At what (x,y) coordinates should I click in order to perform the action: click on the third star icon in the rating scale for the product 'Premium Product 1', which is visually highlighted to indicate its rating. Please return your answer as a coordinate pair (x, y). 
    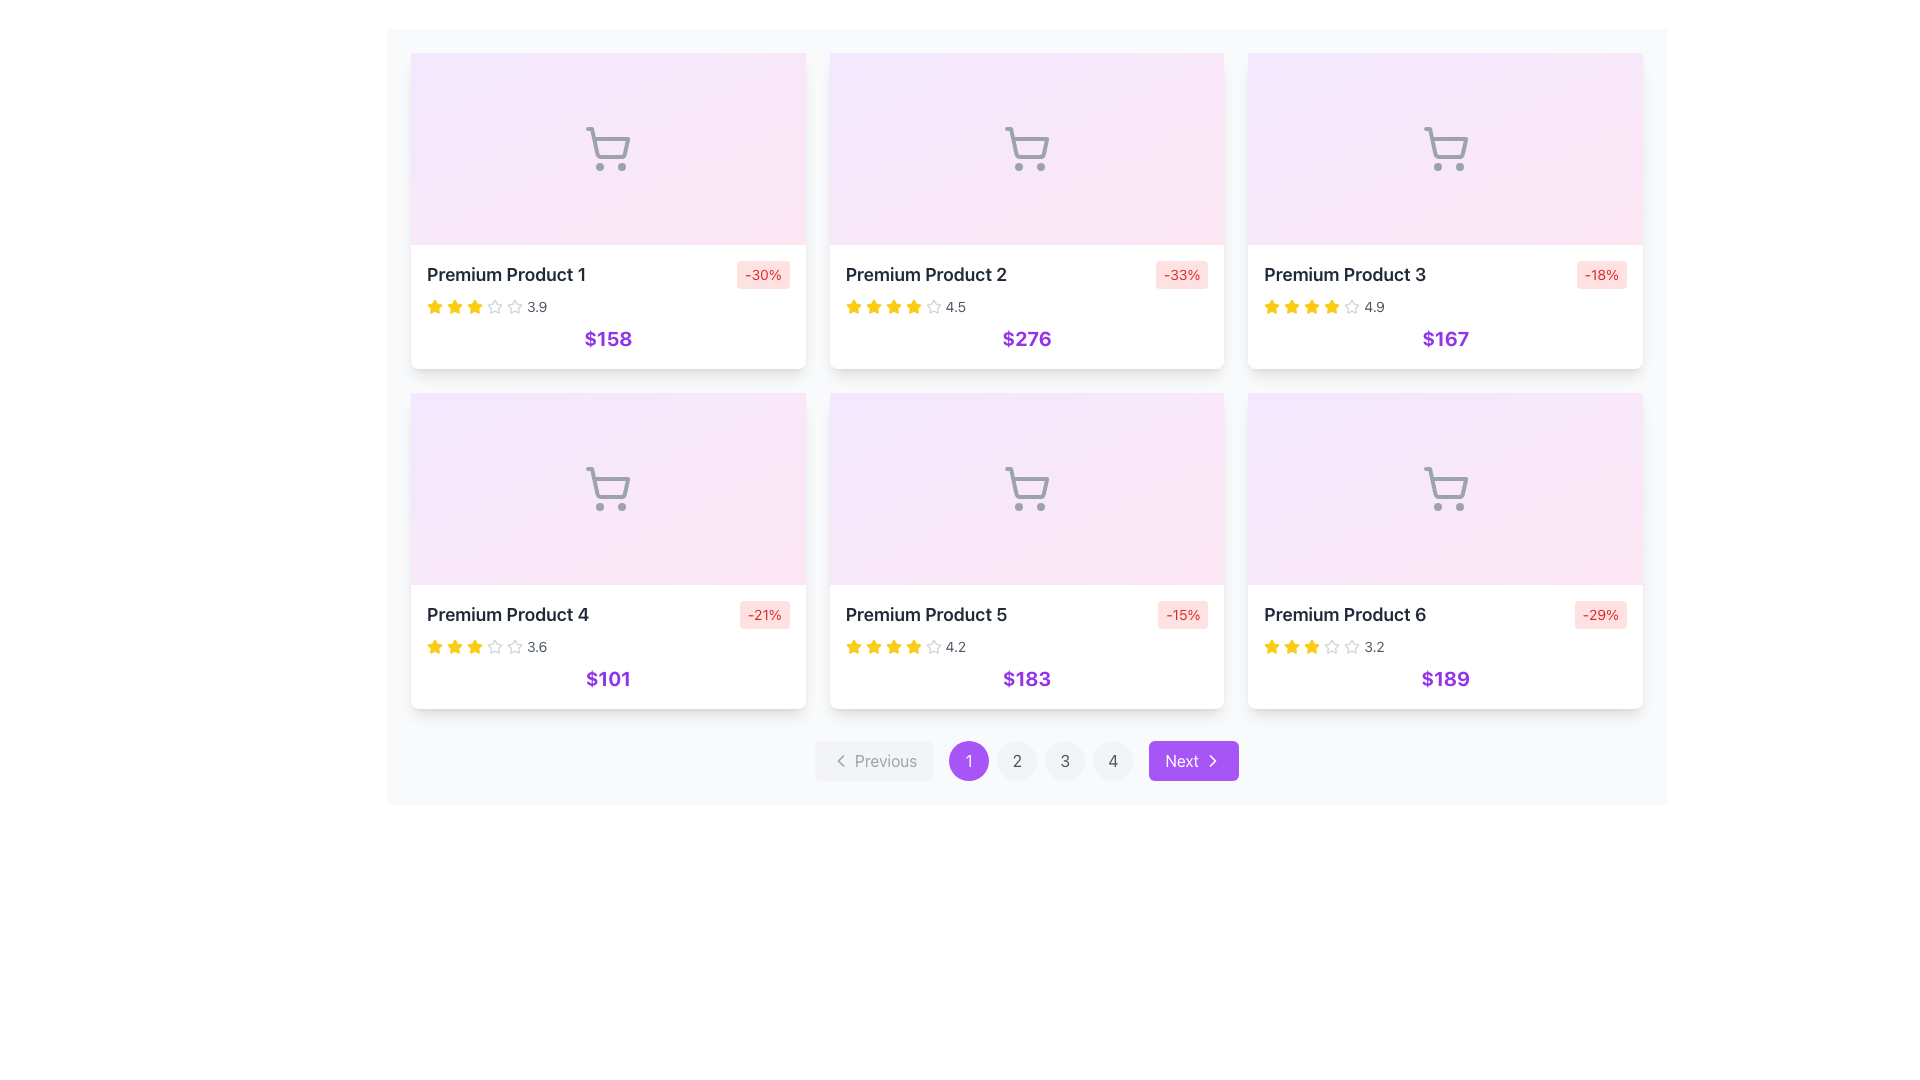
    Looking at the image, I should click on (454, 307).